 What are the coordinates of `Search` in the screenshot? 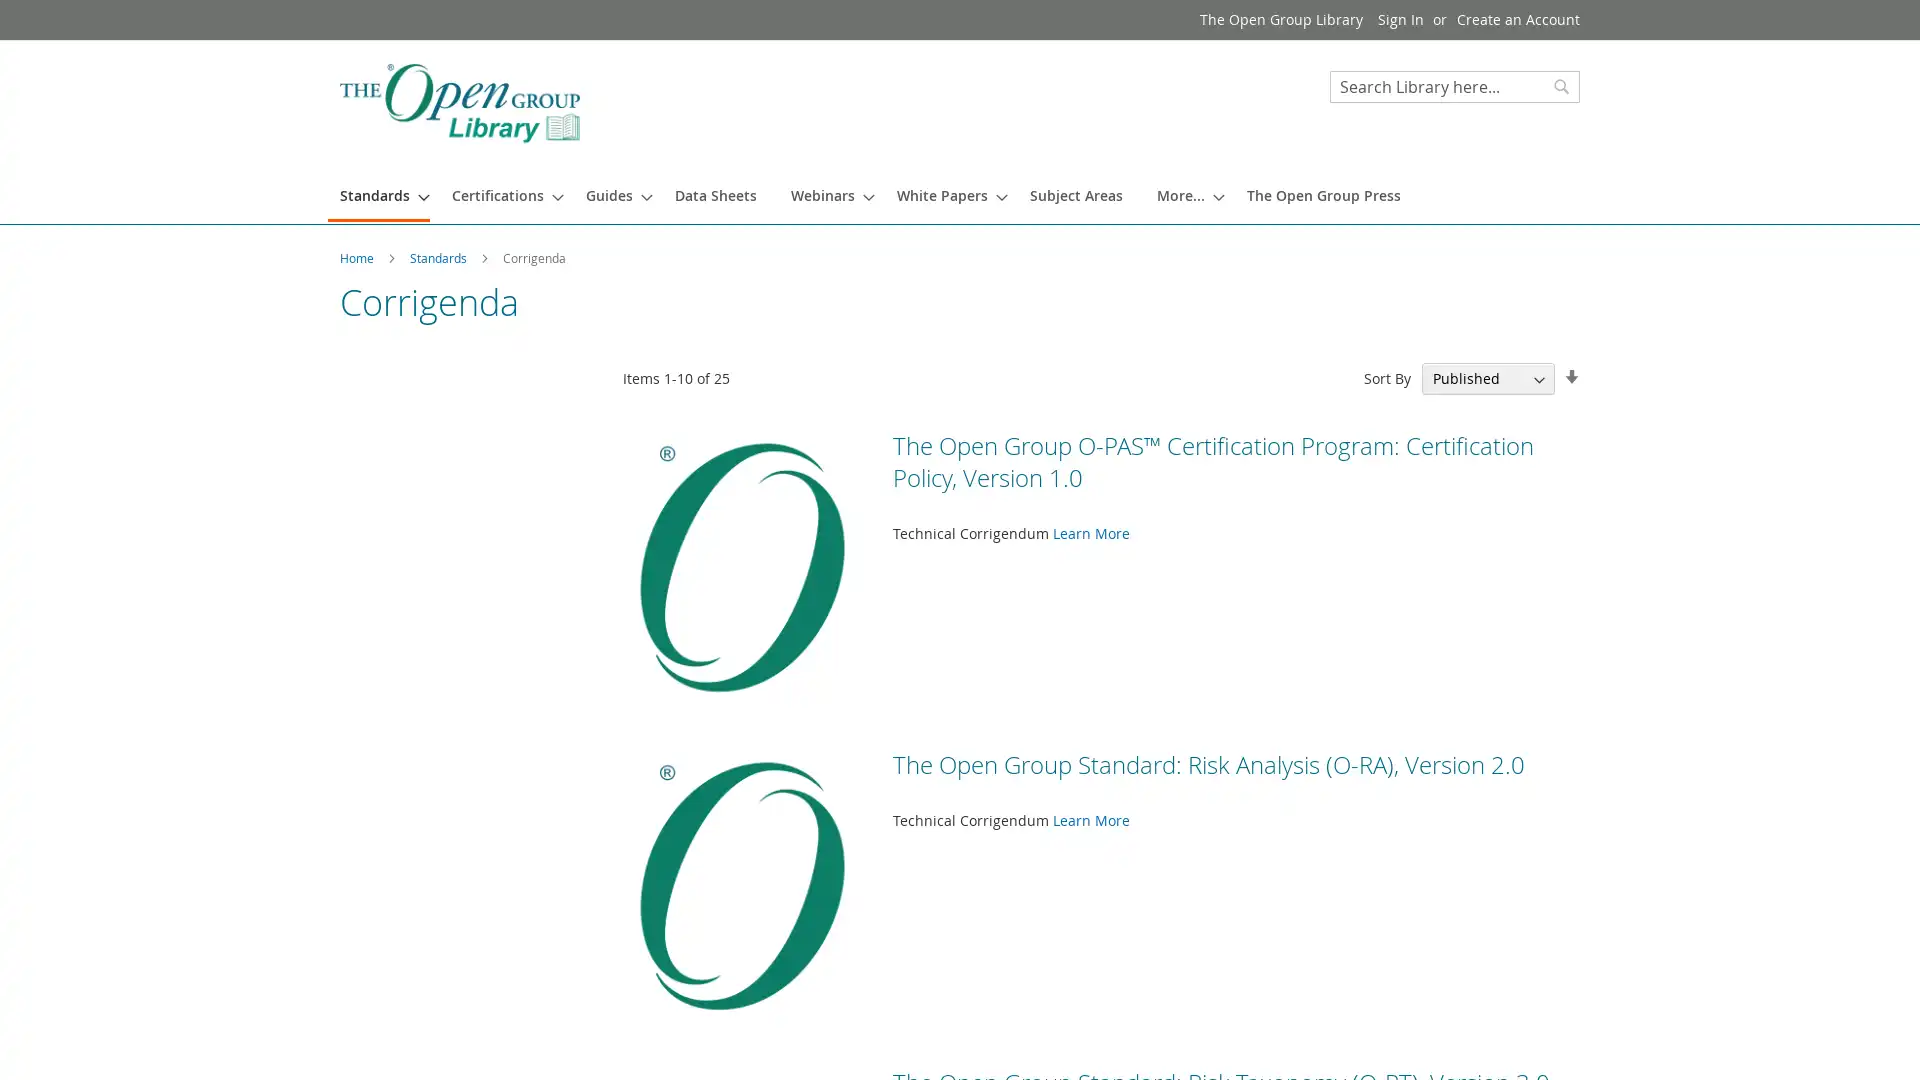 It's located at (1560, 86).